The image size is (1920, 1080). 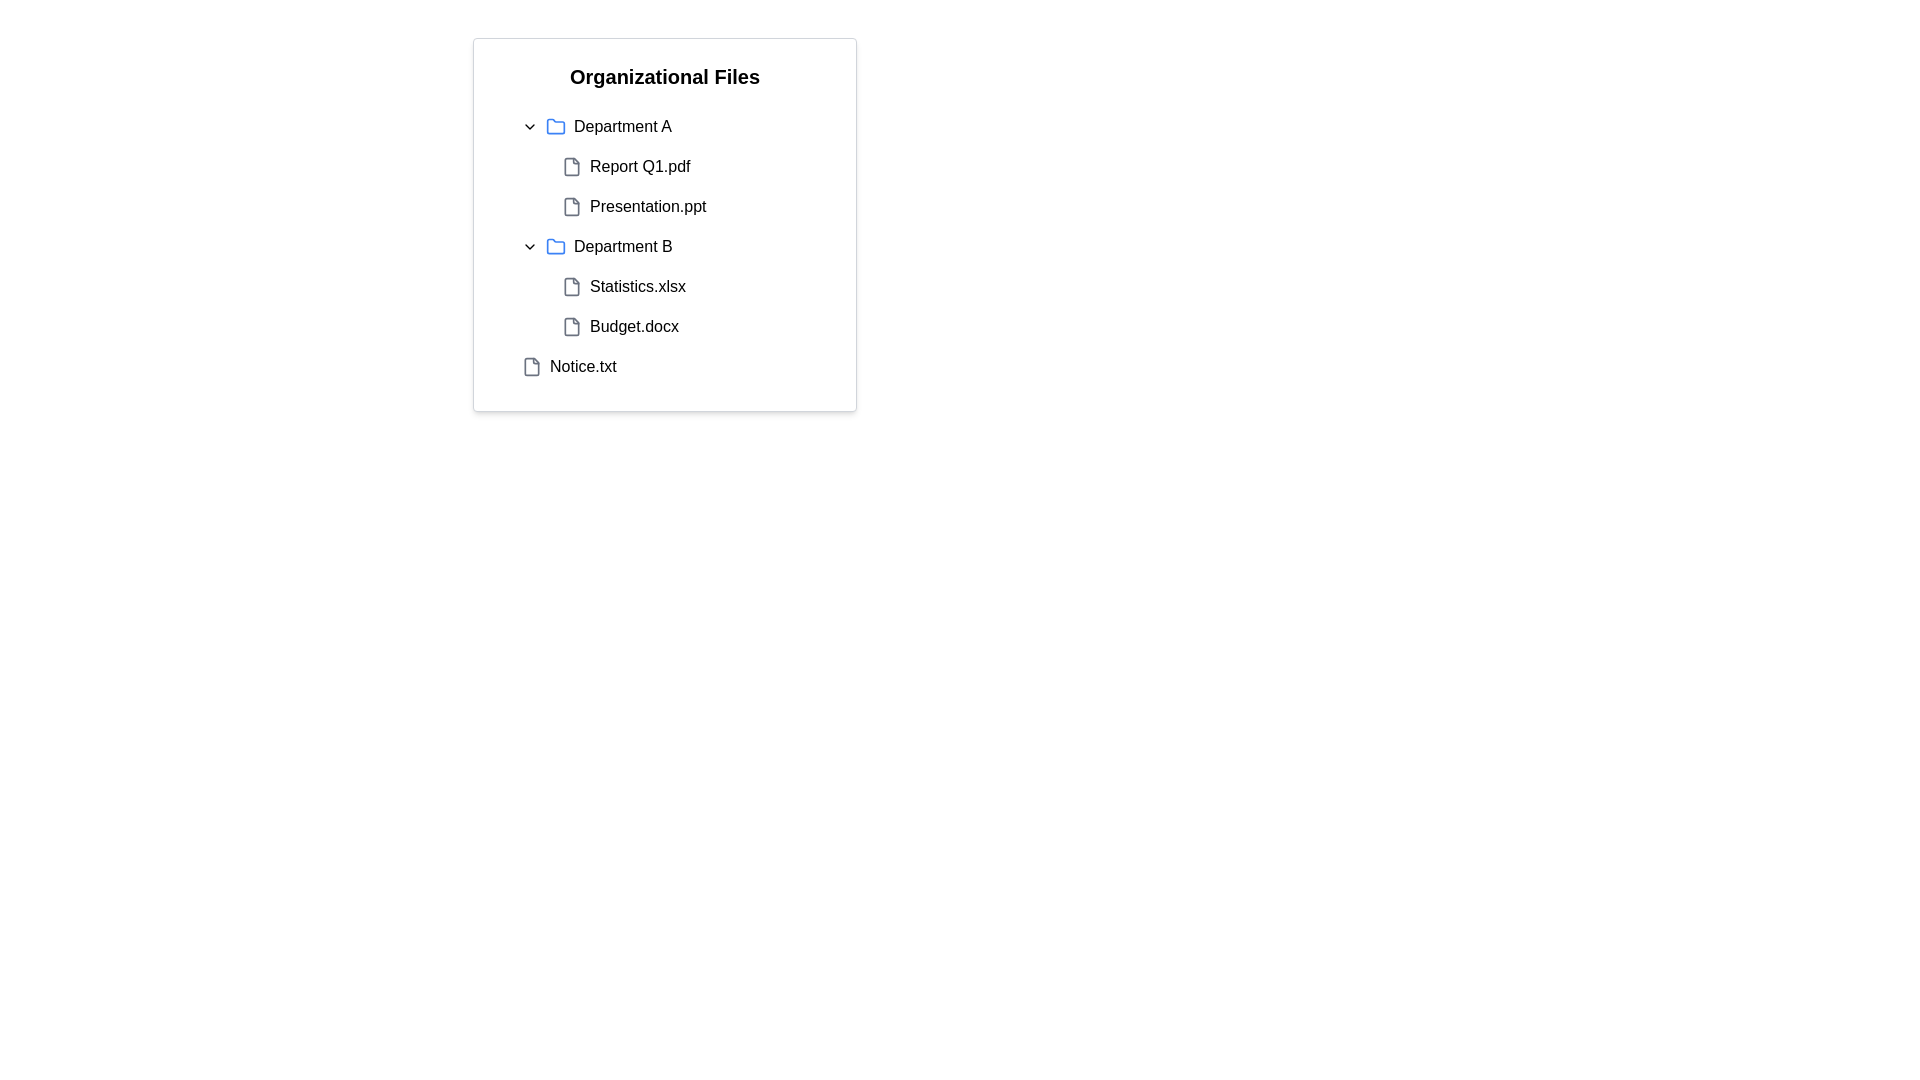 I want to click on the interactive folder representation labeled 'Department B', so click(x=596, y=245).